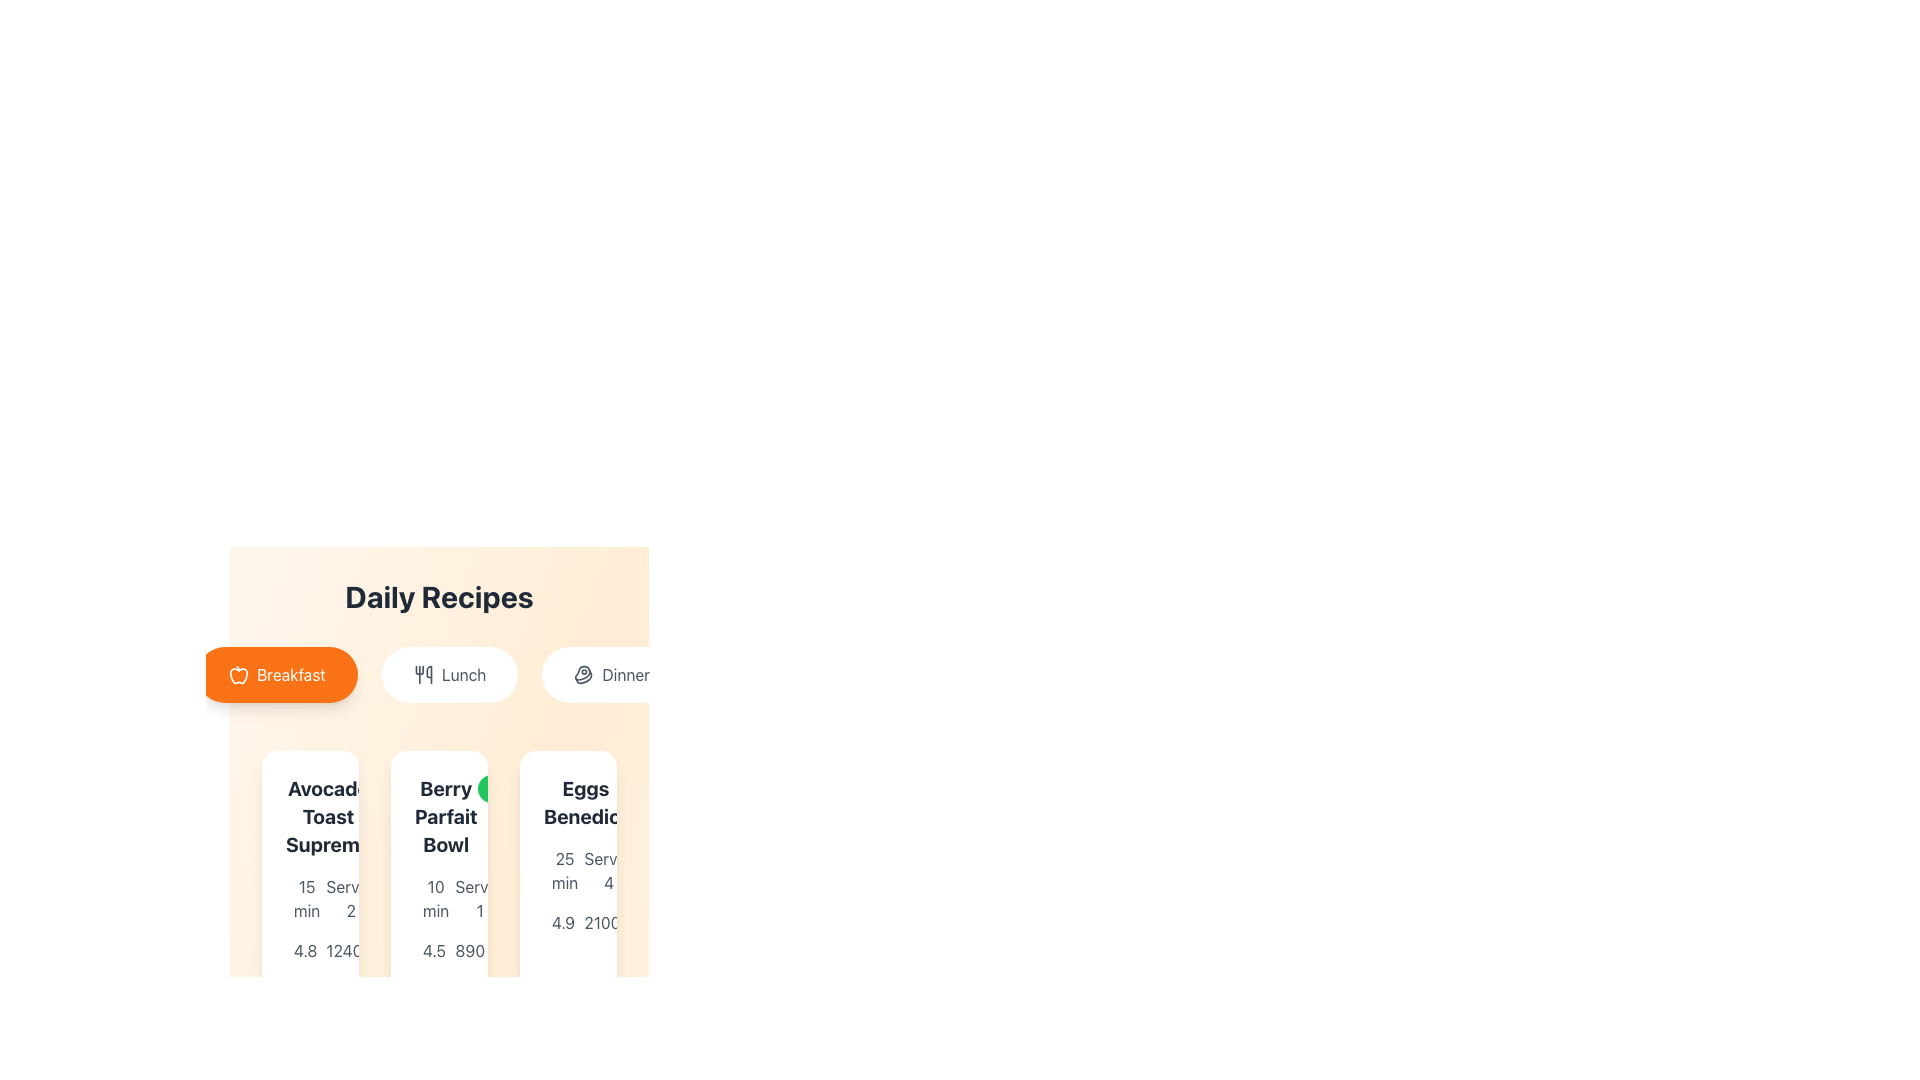  Describe the element at coordinates (611, 675) in the screenshot. I see `the 'Dinner' button, which is the third button among three horizontally aligned buttons` at that location.